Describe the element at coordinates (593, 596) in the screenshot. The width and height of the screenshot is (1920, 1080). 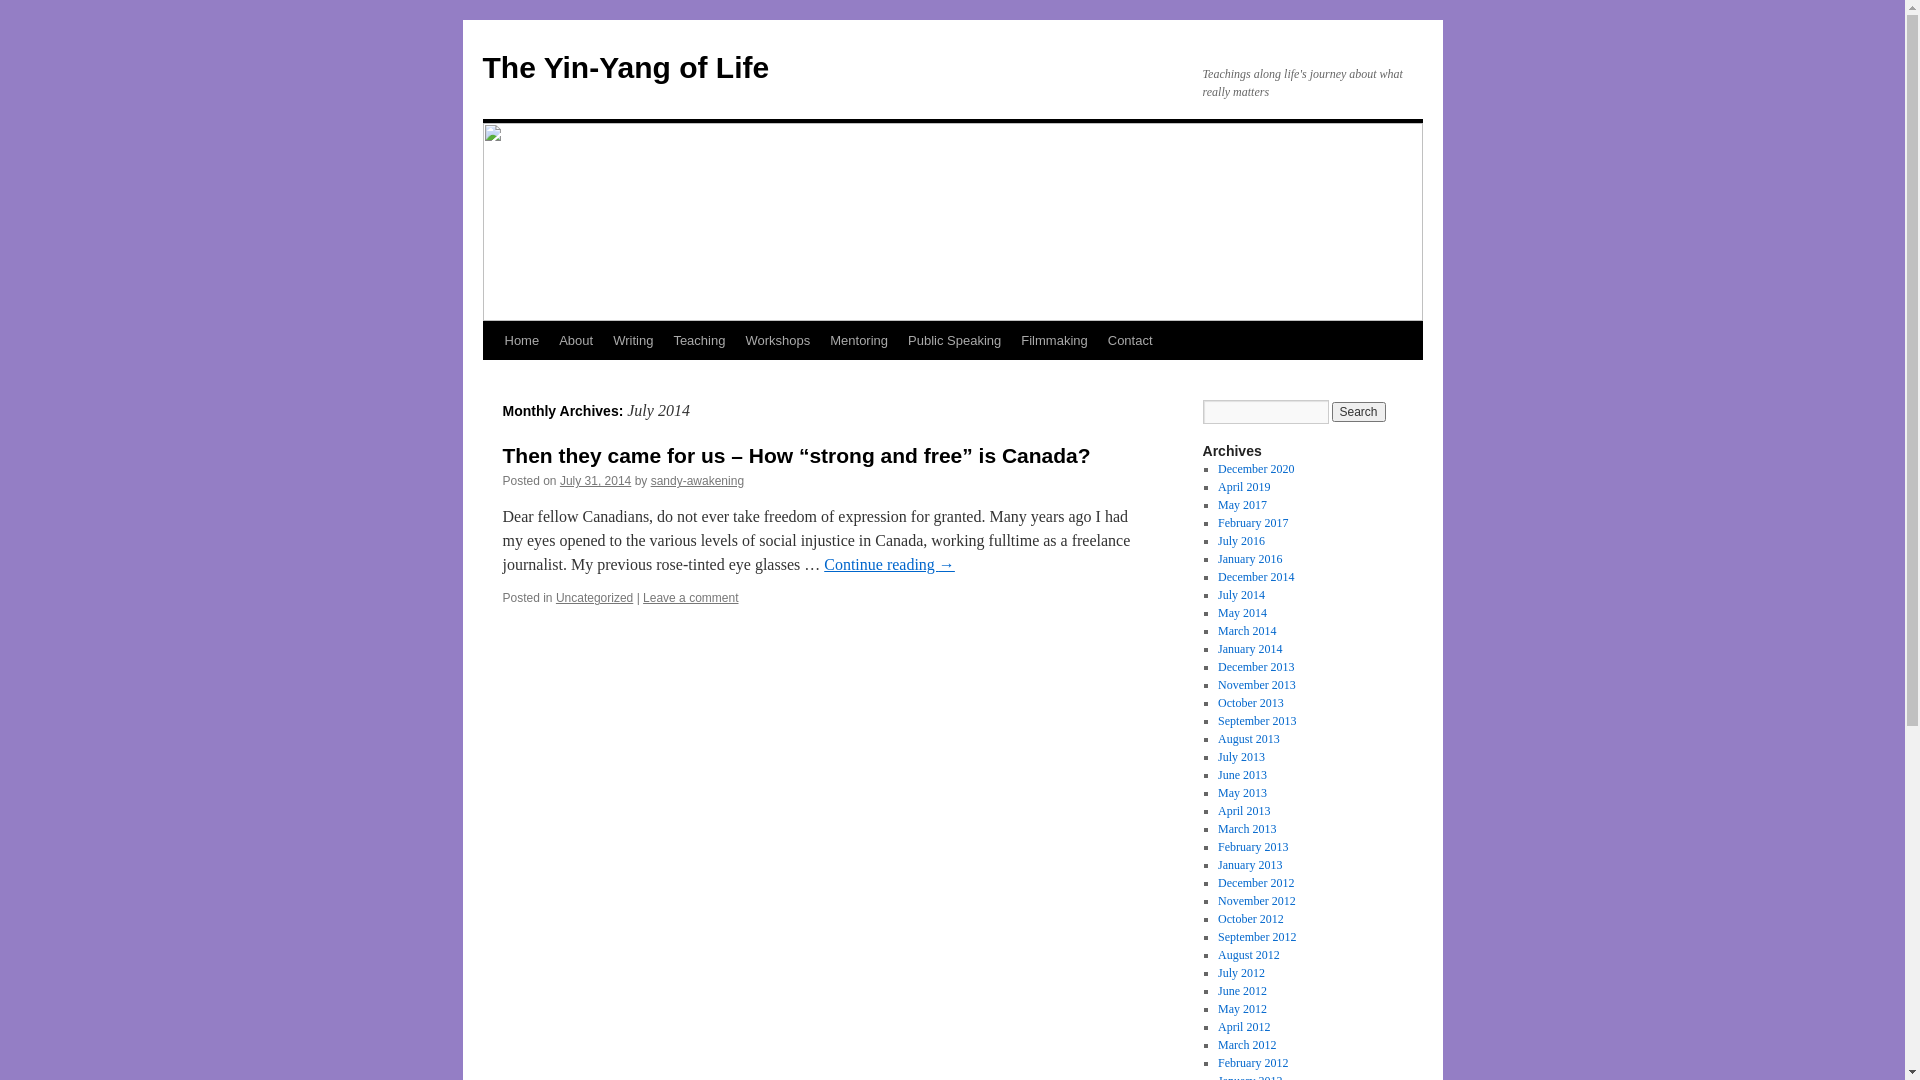
I see `'Uncategorized'` at that location.